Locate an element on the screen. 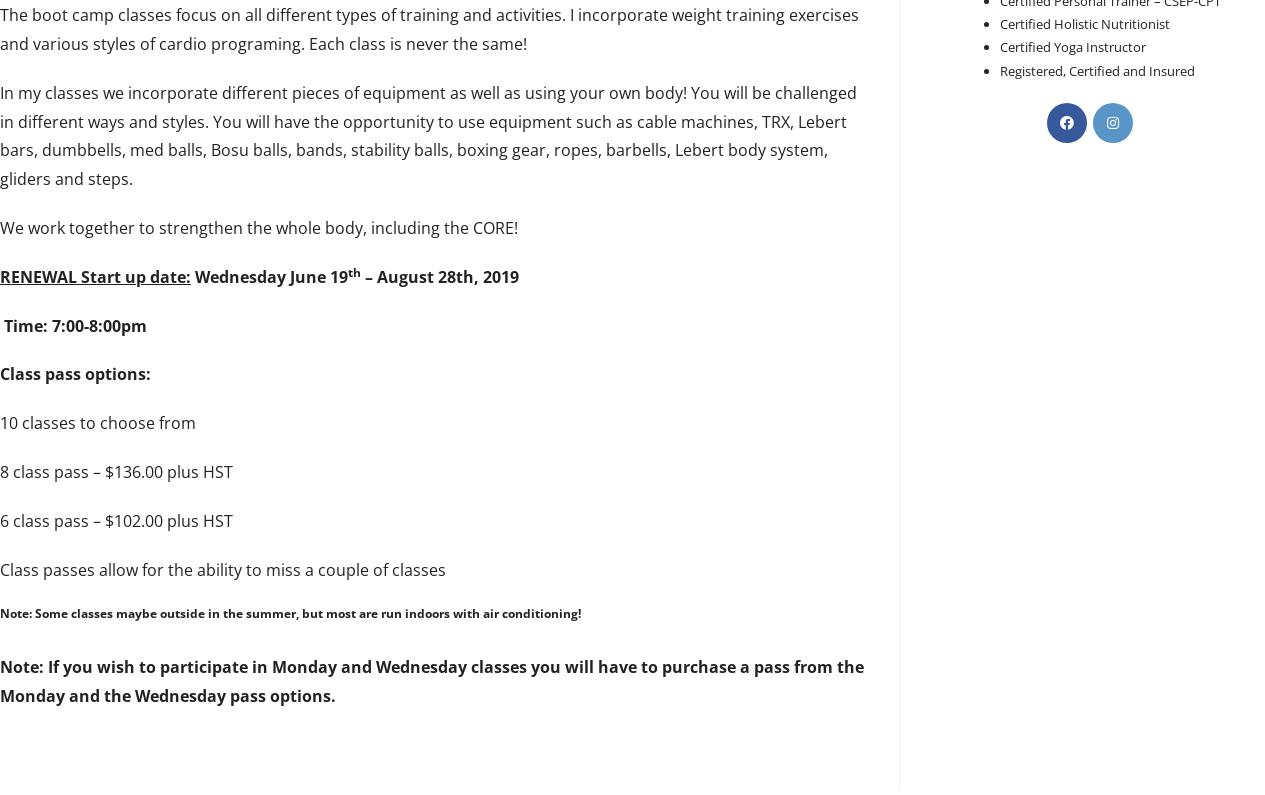 The width and height of the screenshot is (1265, 795). '6 class pass – $102.00 plus HST' is located at coordinates (115, 519).